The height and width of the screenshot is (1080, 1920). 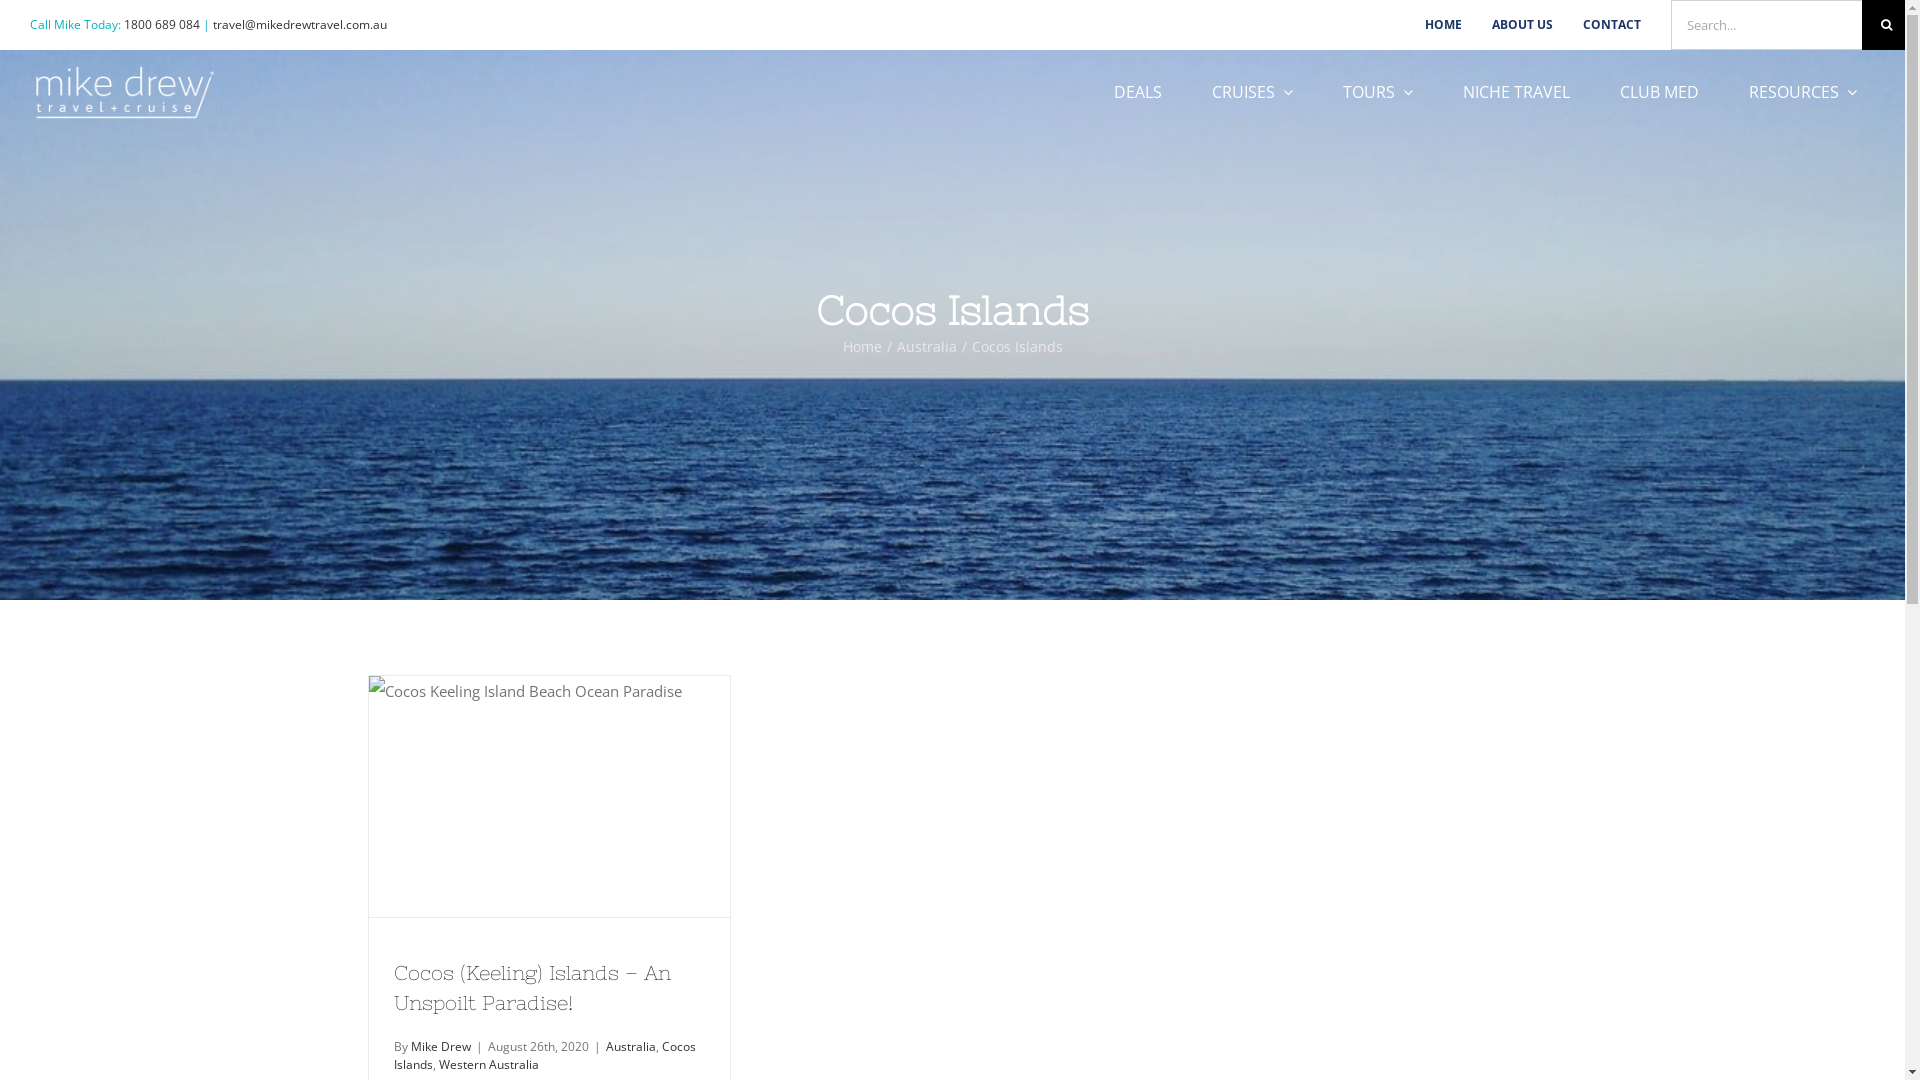 What do you see at coordinates (1463, 92) in the screenshot?
I see `'NICHE TRAVEL'` at bounding box center [1463, 92].